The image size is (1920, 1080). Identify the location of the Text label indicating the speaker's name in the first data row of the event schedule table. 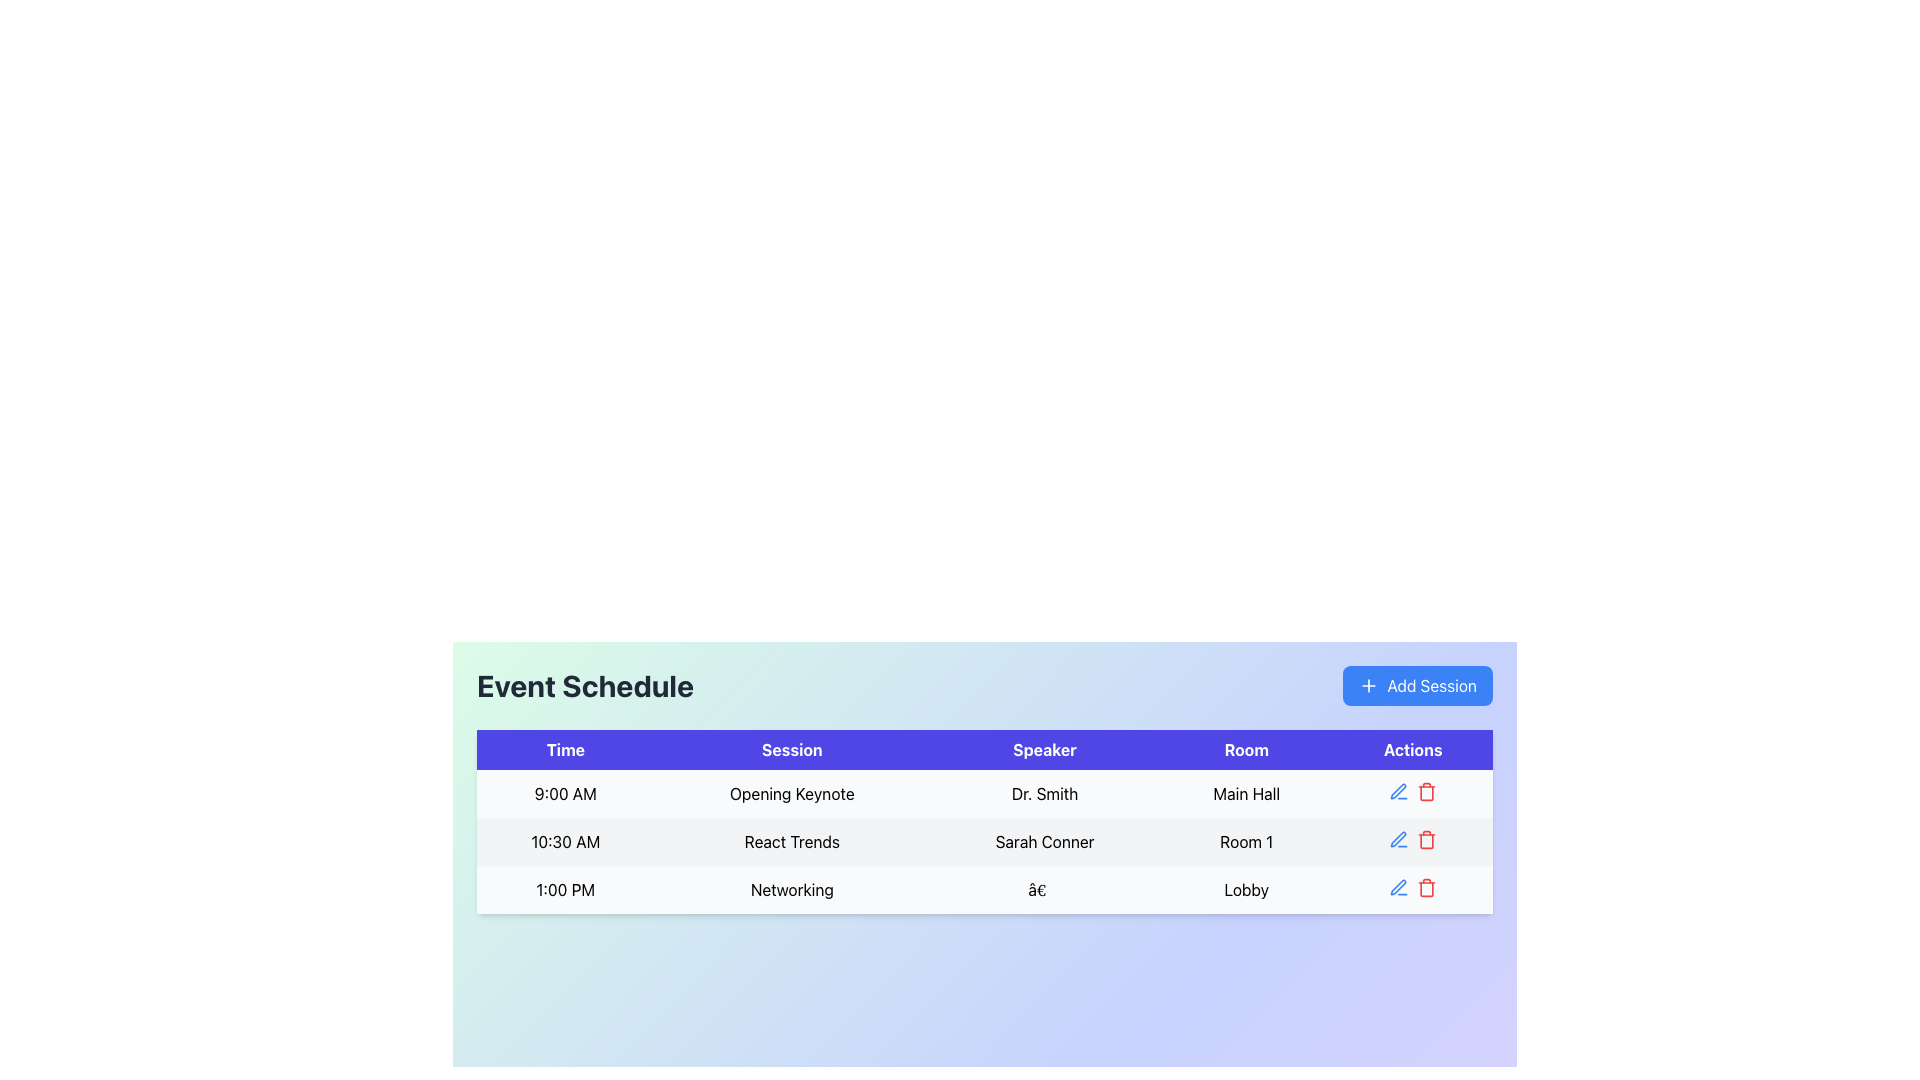
(1044, 793).